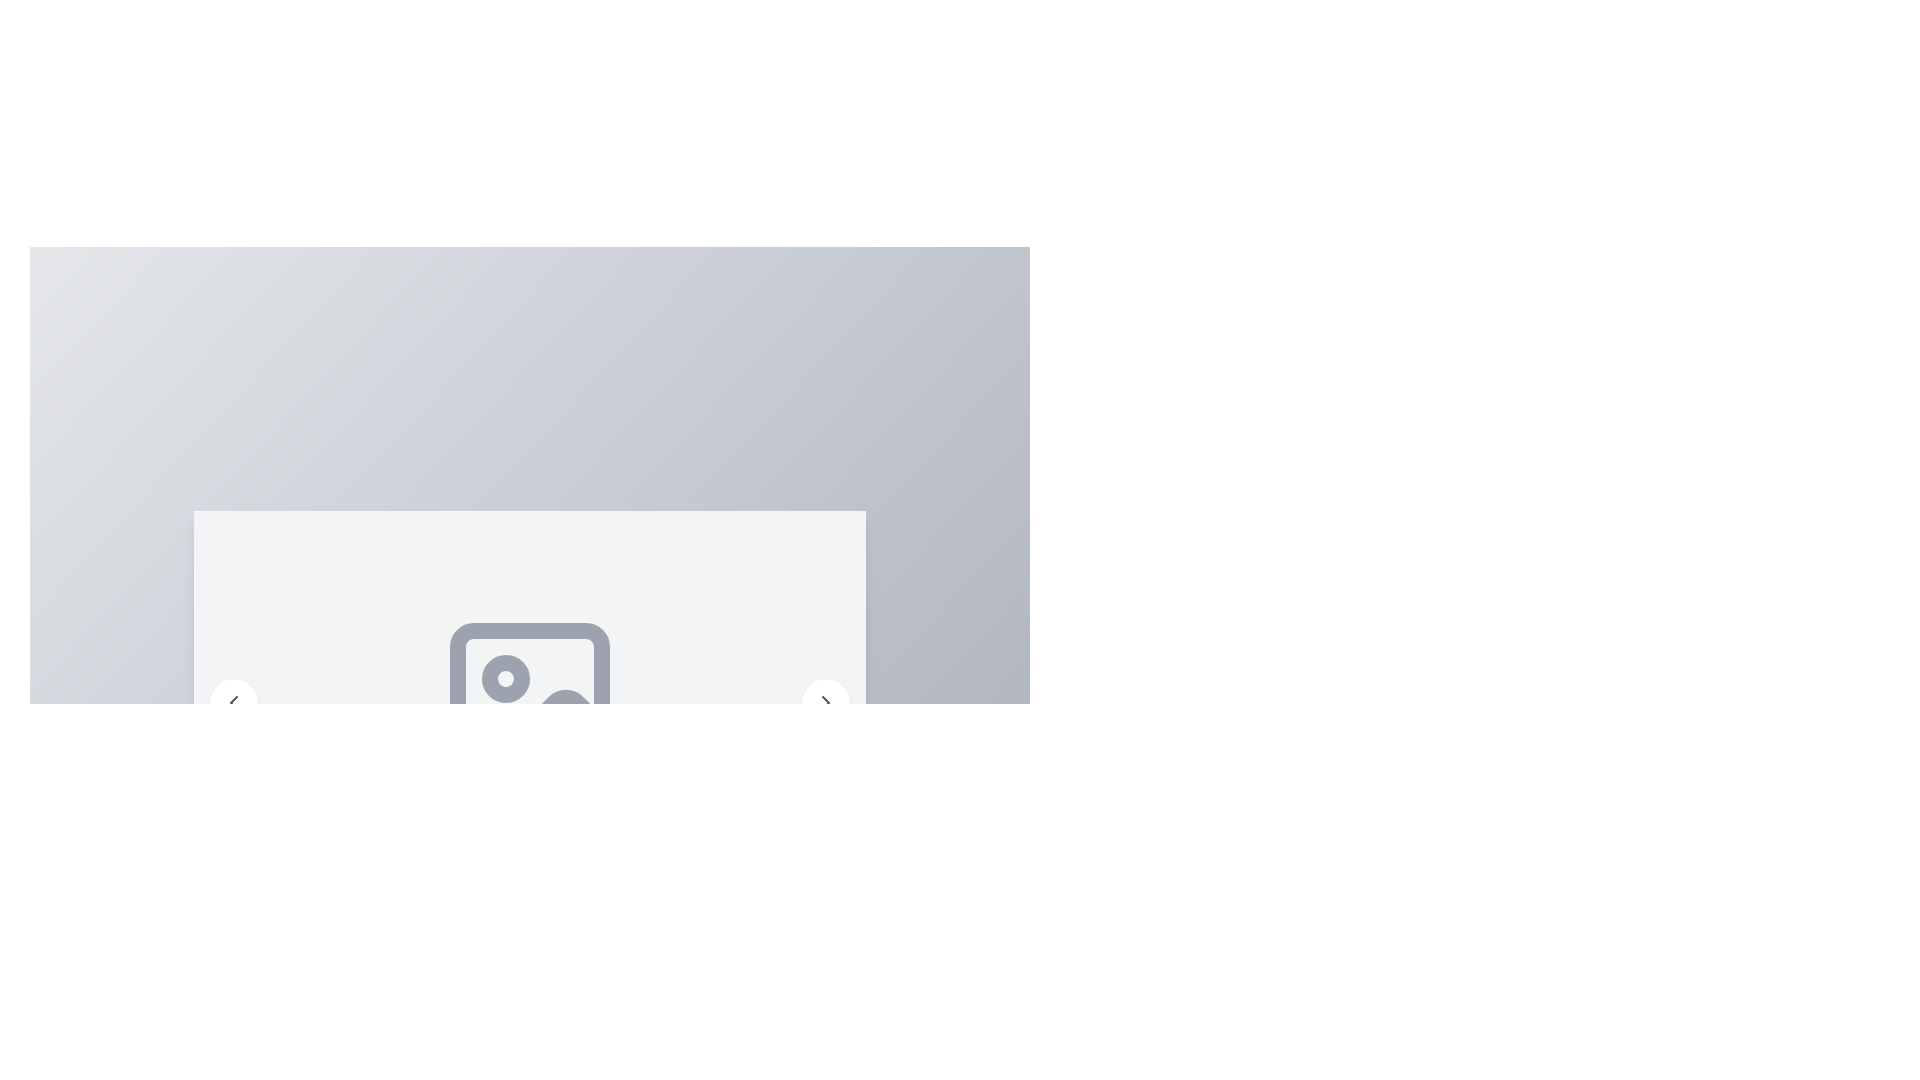  Describe the element at coordinates (825, 701) in the screenshot. I see `the circular button with a white background and a rightward-pointing chevron icon to observe hover effects` at that location.